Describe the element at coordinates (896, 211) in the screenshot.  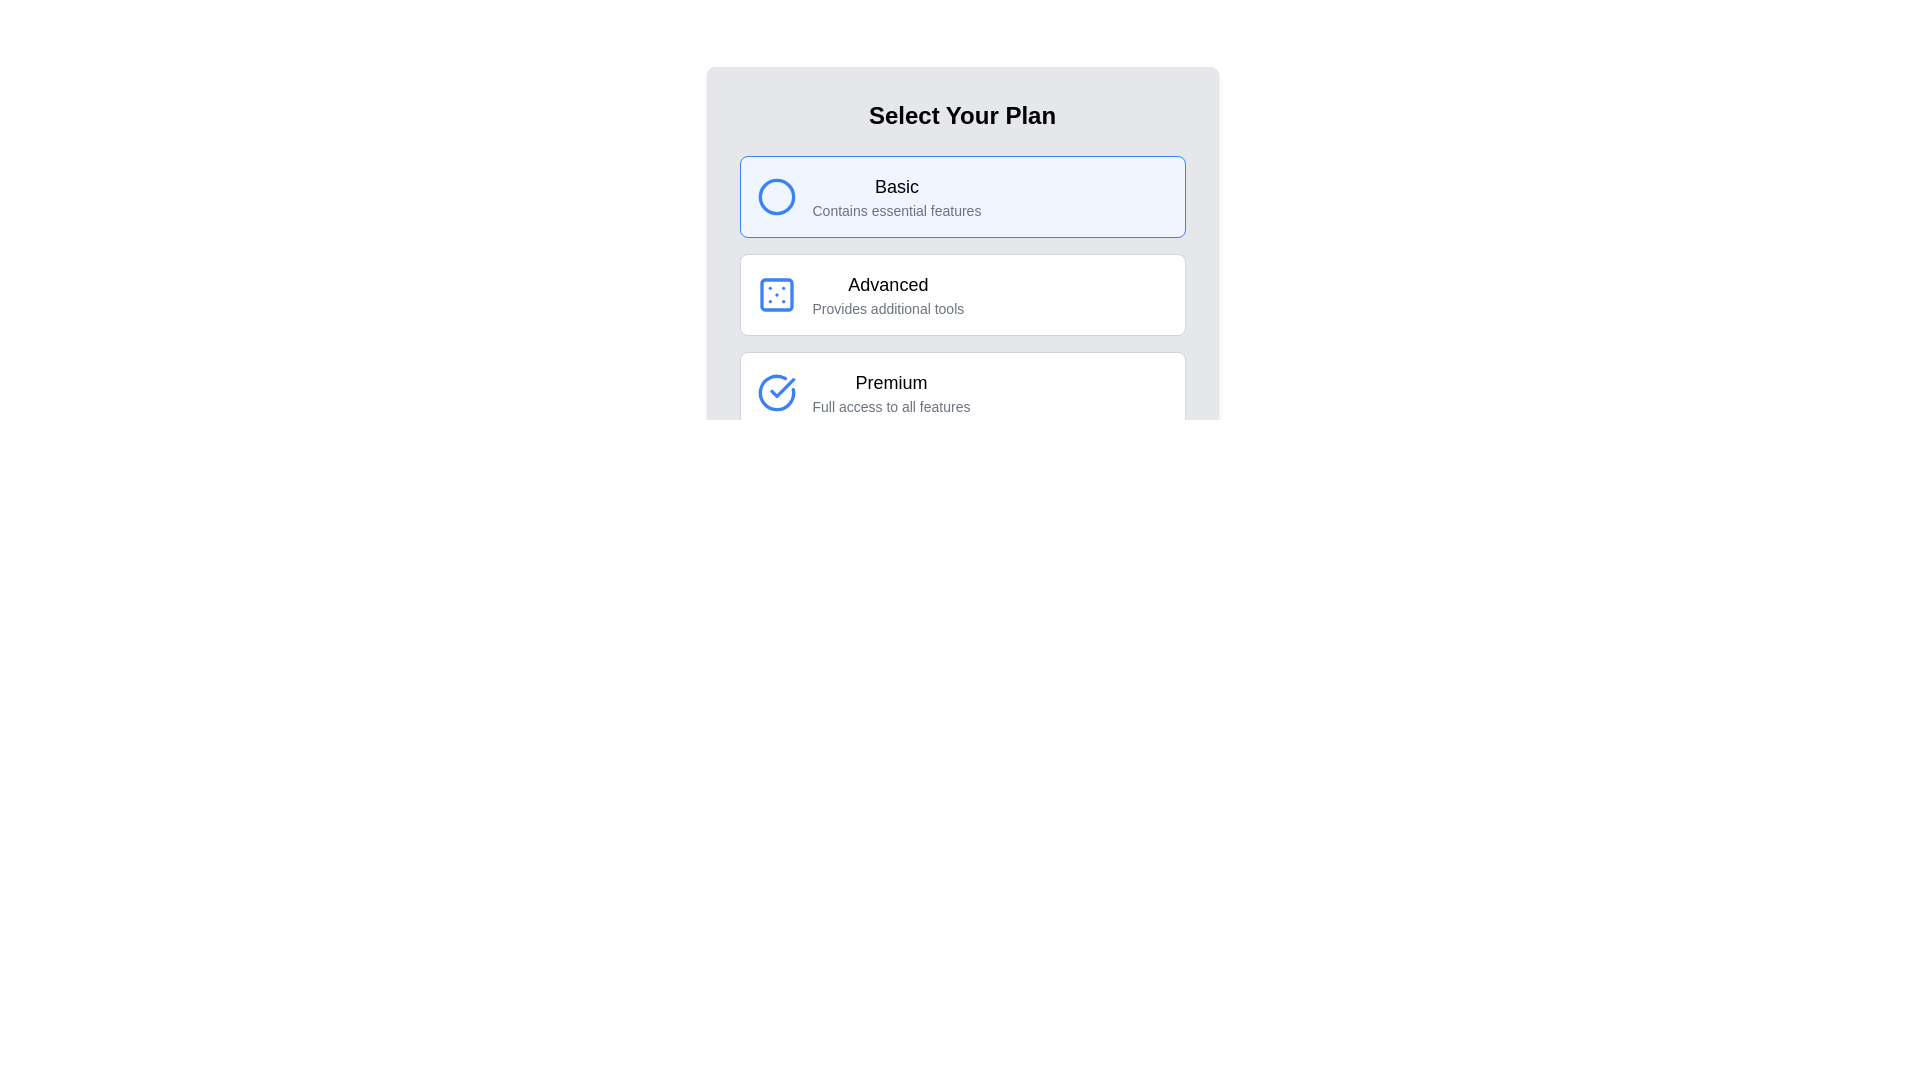
I see `description text label for the 'Basic' subscription plan, which is located below the heading 'Basic' in the subscription plans section` at that location.